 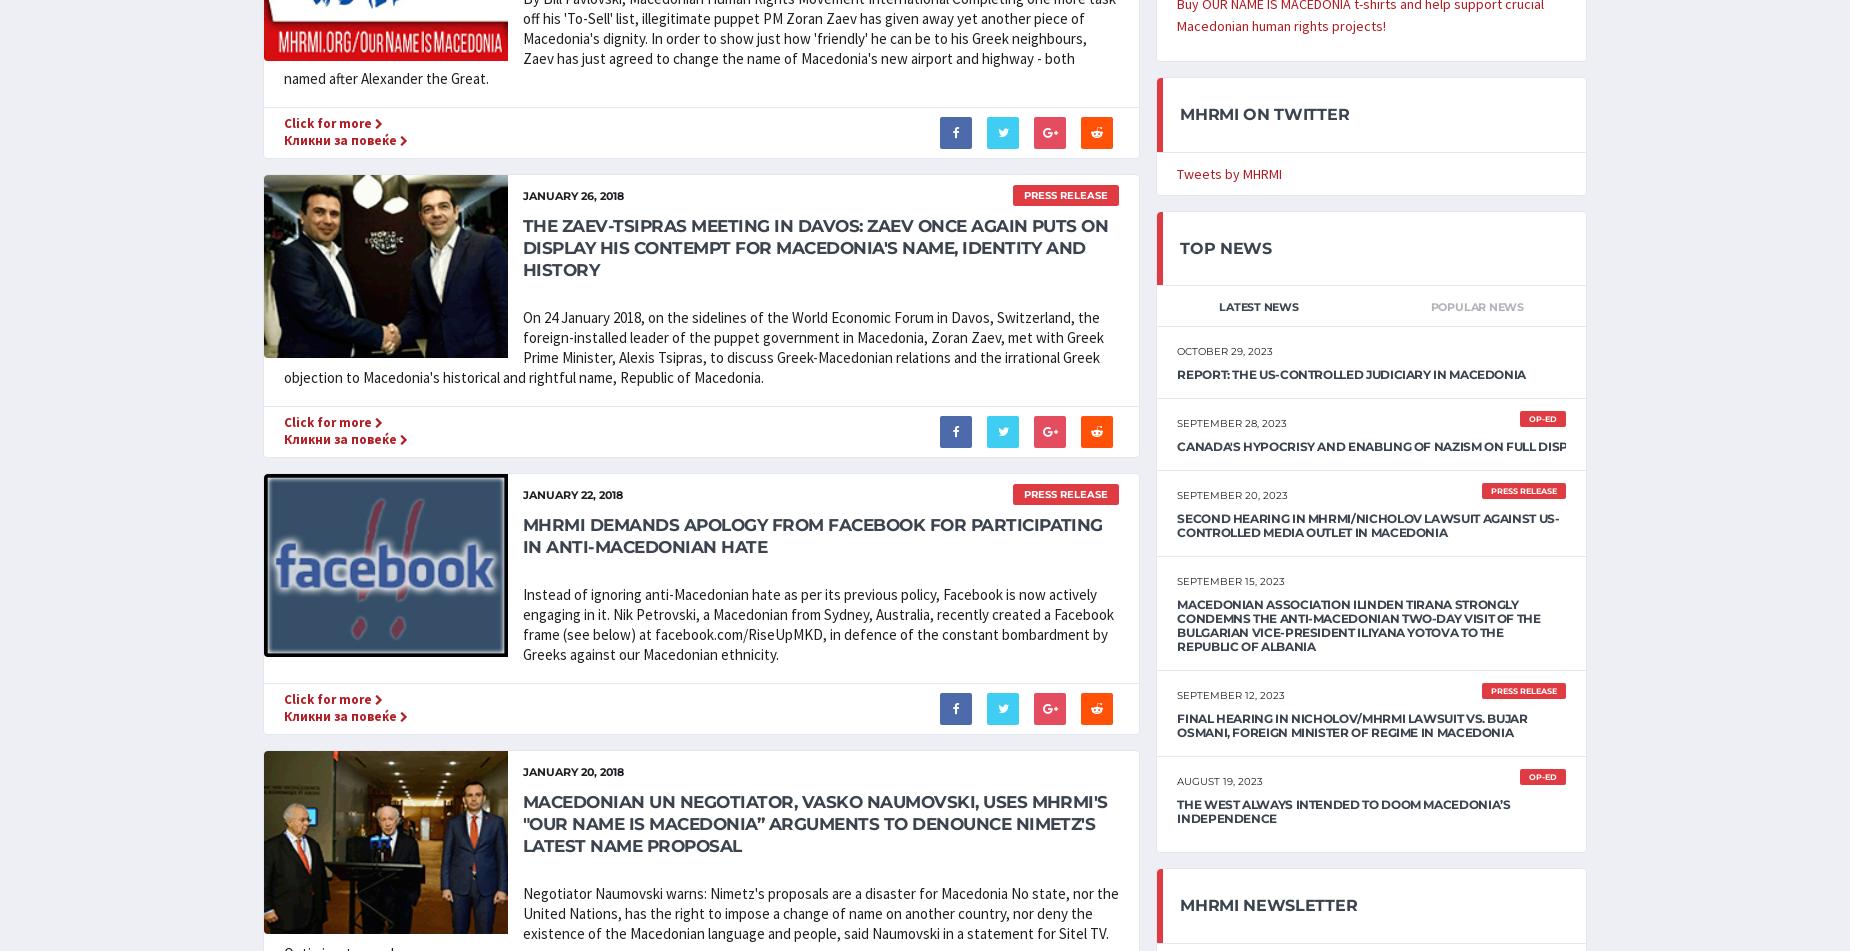 What do you see at coordinates (1382, 446) in the screenshot?
I see `'Canada's Hypocrisy and Enabling of Nazism on Full Display'` at bounding box center [1382, 446].